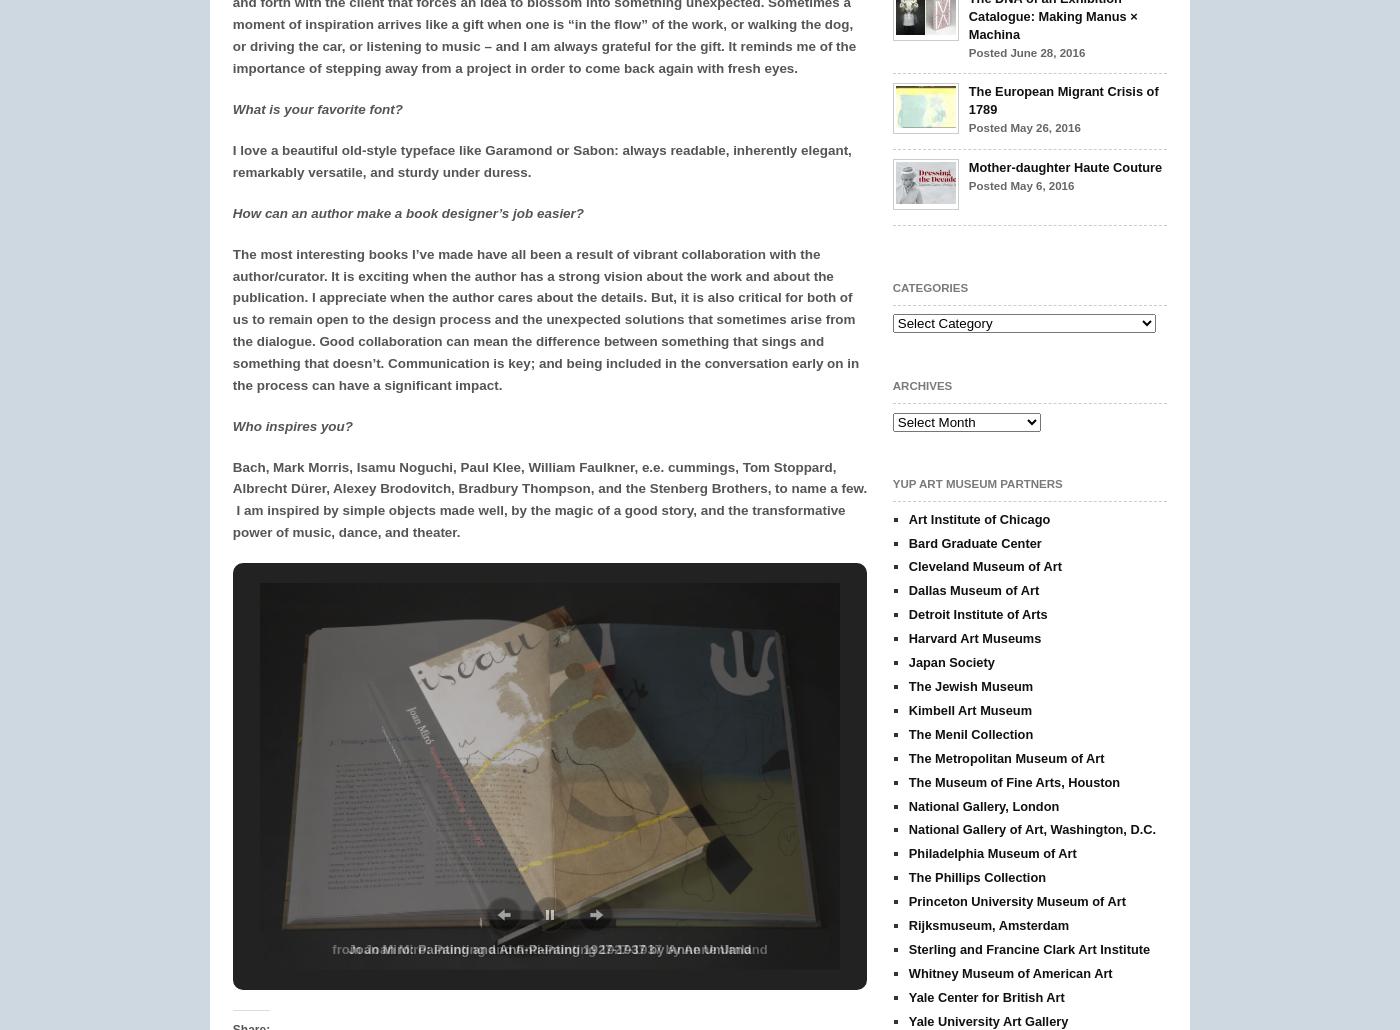 This screenshot has width=1400, height=1030. I want to click on 'Japan Society', so click(951, 661).